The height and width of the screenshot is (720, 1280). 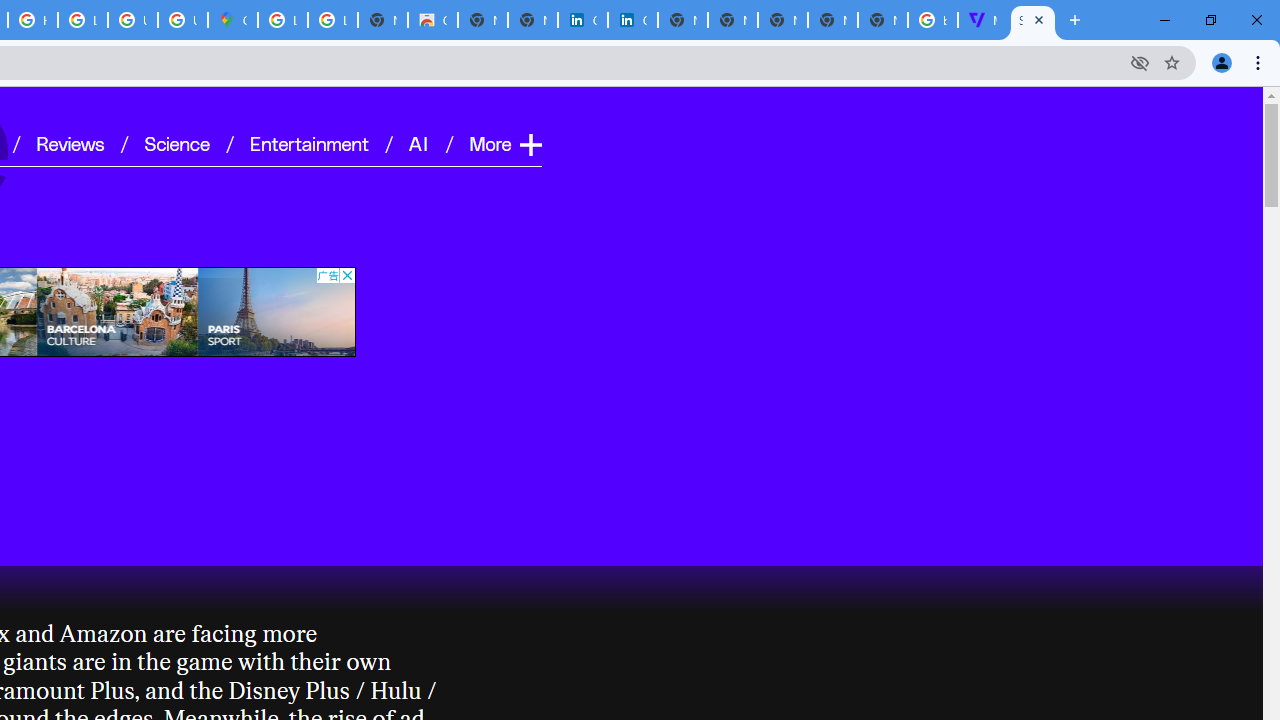 I want to click on 'Reviews', so click(x=70, y=141).